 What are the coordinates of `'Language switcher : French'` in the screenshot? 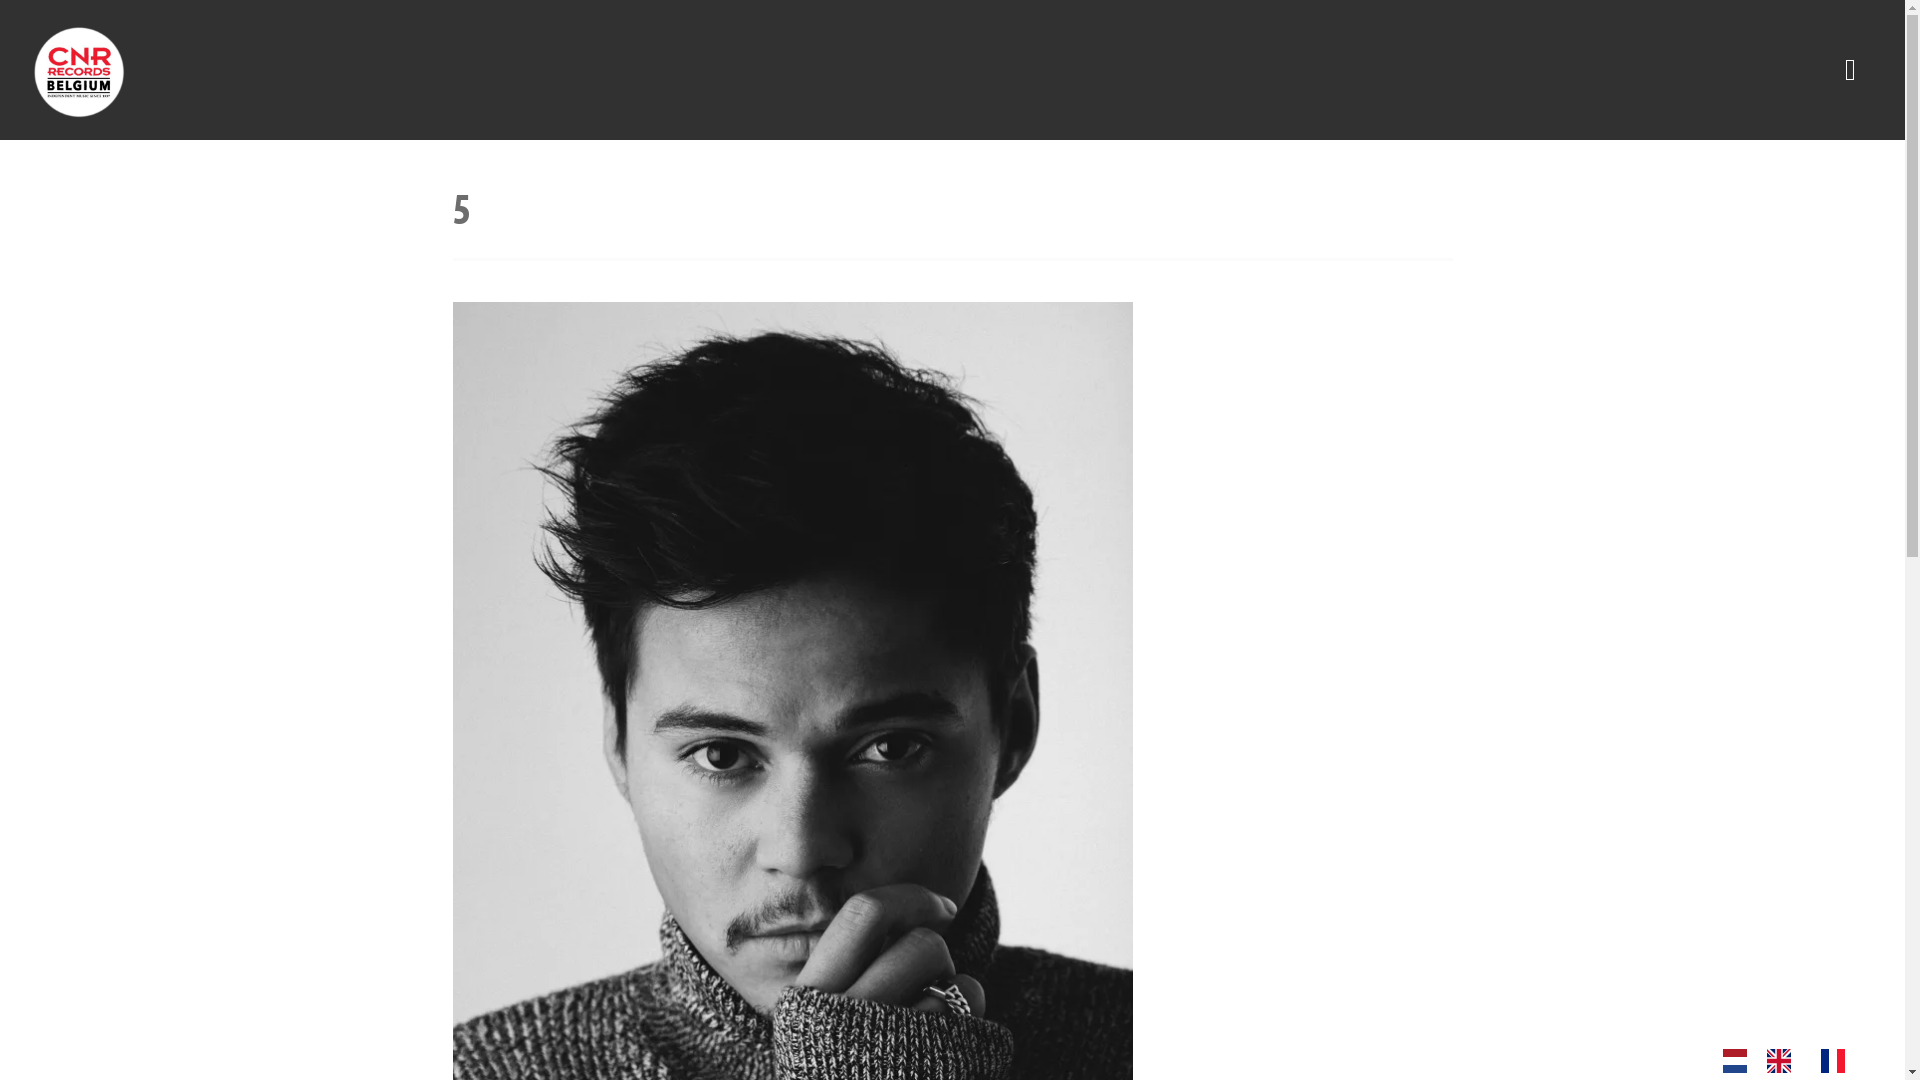 It's located at (1810, 1058).